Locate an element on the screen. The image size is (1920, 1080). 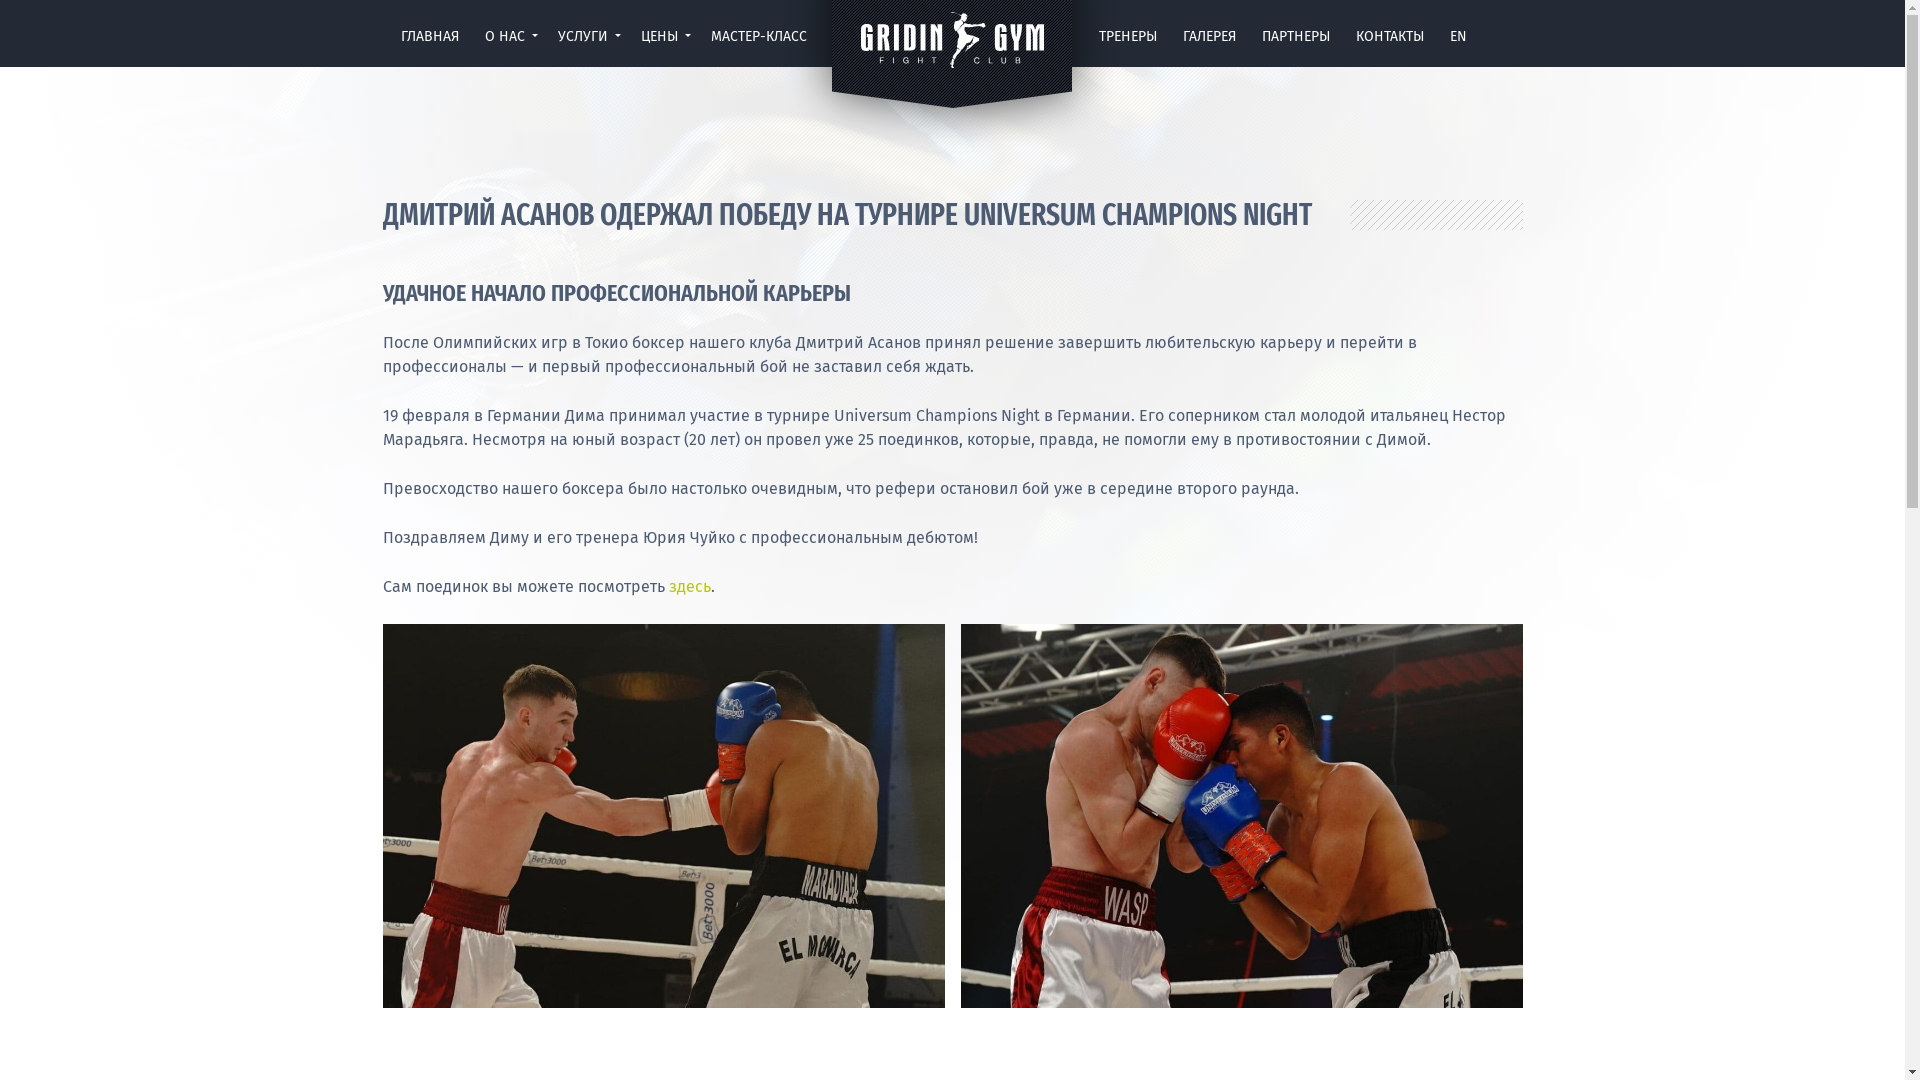
'EN' is located at coordinates (1458, 41).